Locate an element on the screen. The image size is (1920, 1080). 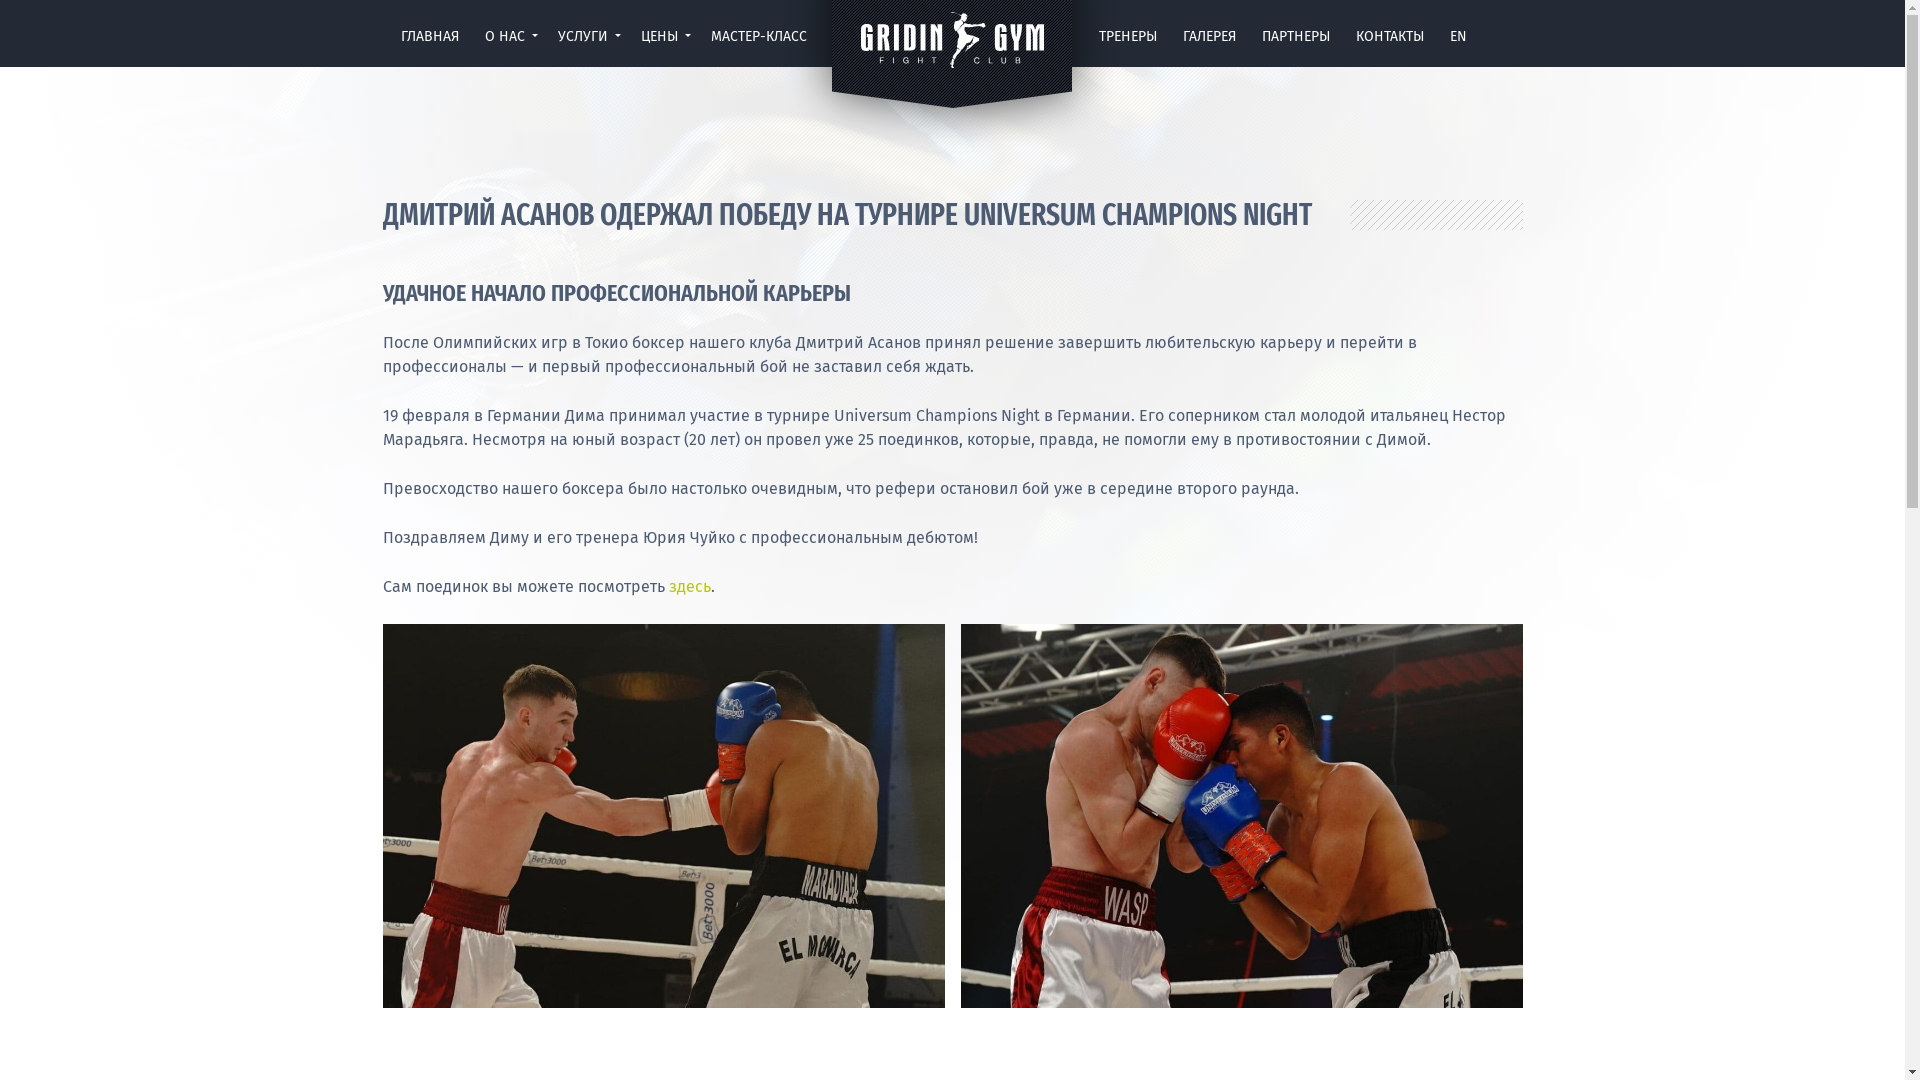
'EN' is located at coordinates (1458, 41).